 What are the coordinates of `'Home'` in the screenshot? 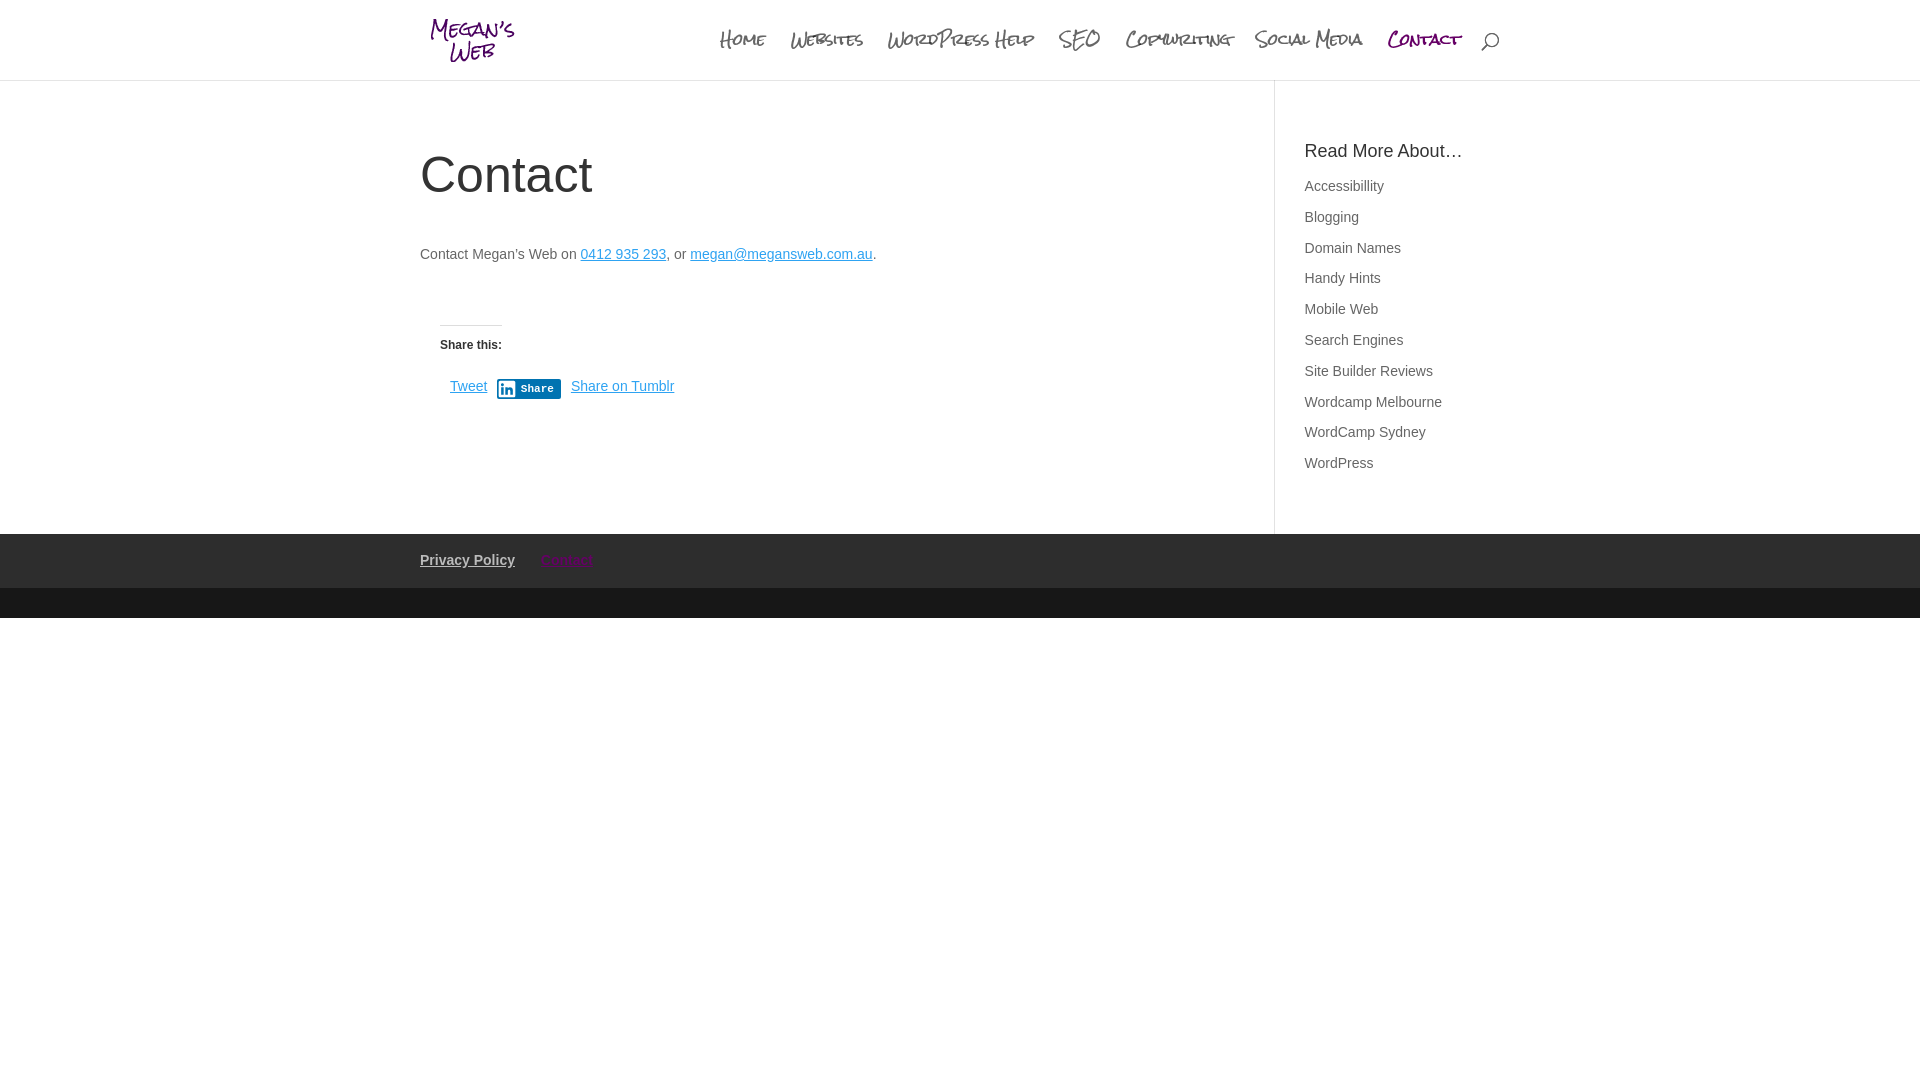 It's located at (741, 55).